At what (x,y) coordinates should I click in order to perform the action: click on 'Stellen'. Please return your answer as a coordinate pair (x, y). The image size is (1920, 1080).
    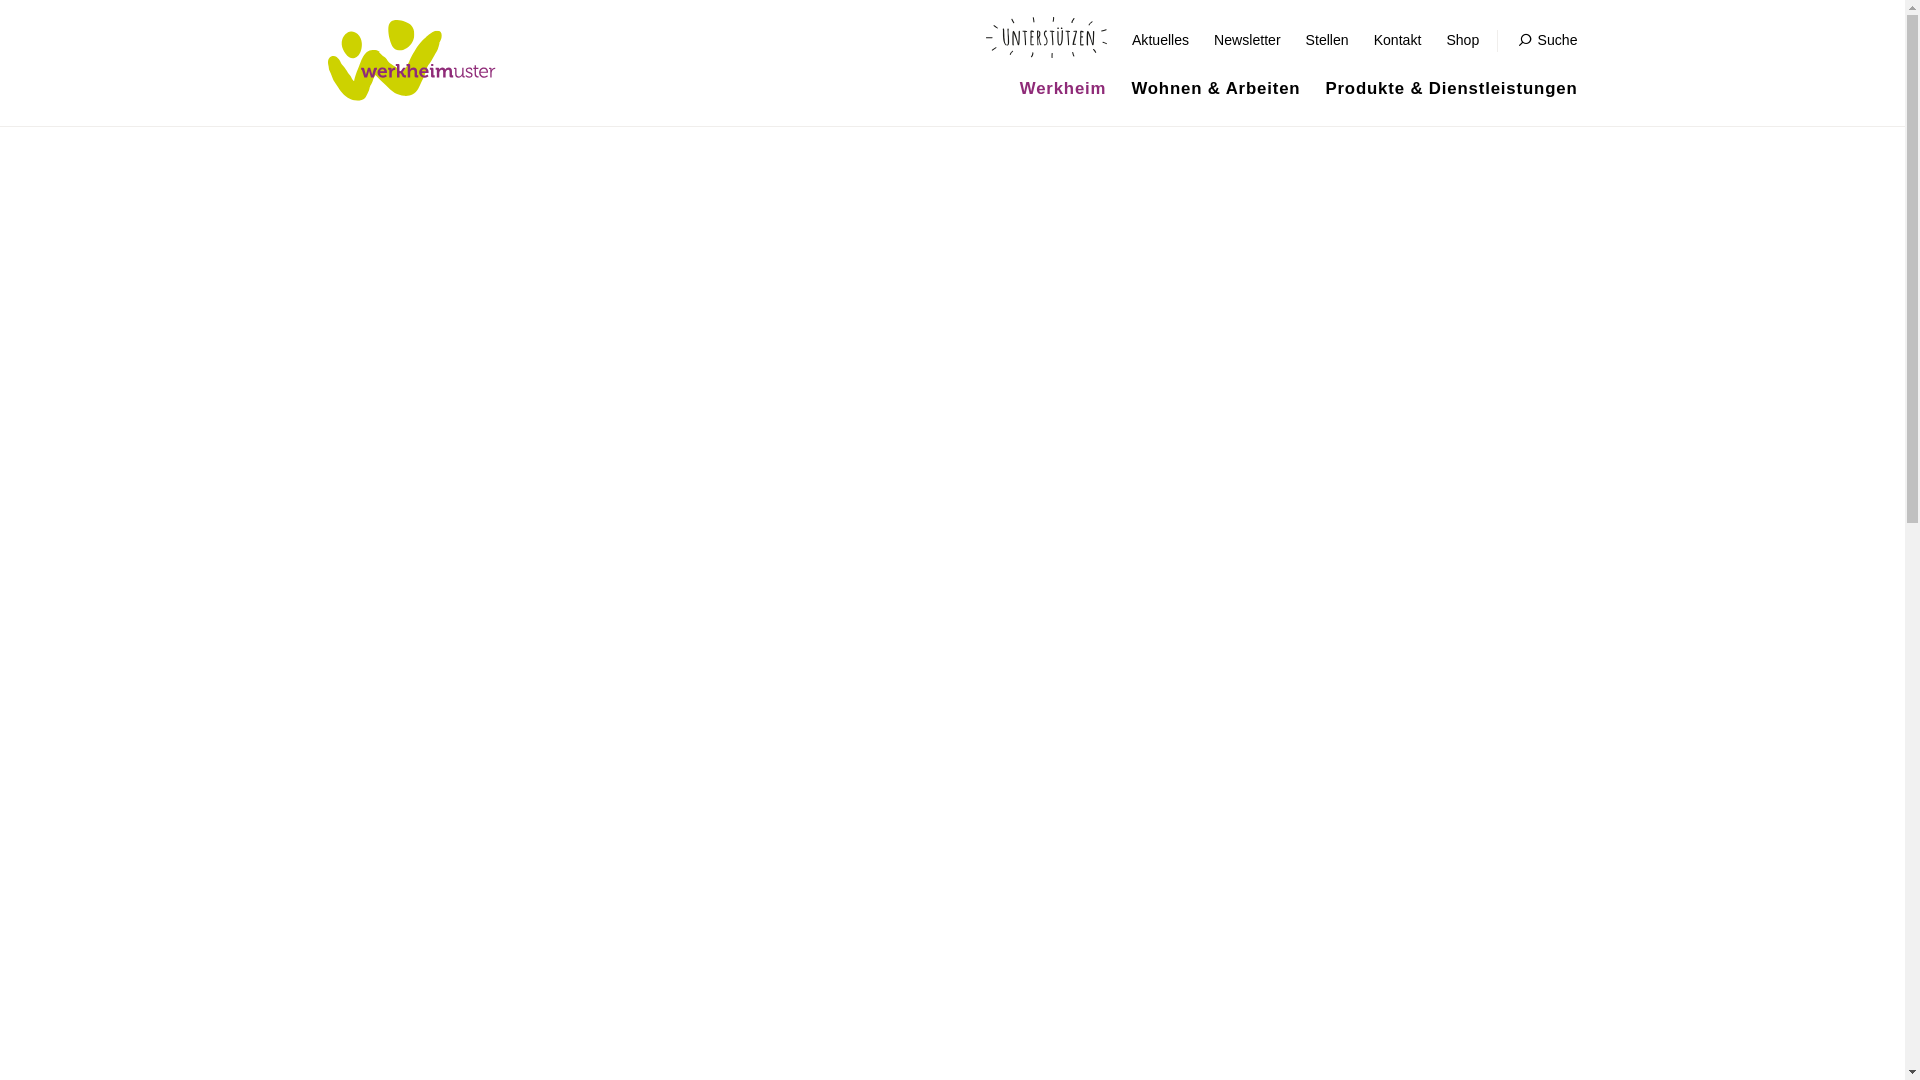
    Looking at the image, I should click on (1305, 40).